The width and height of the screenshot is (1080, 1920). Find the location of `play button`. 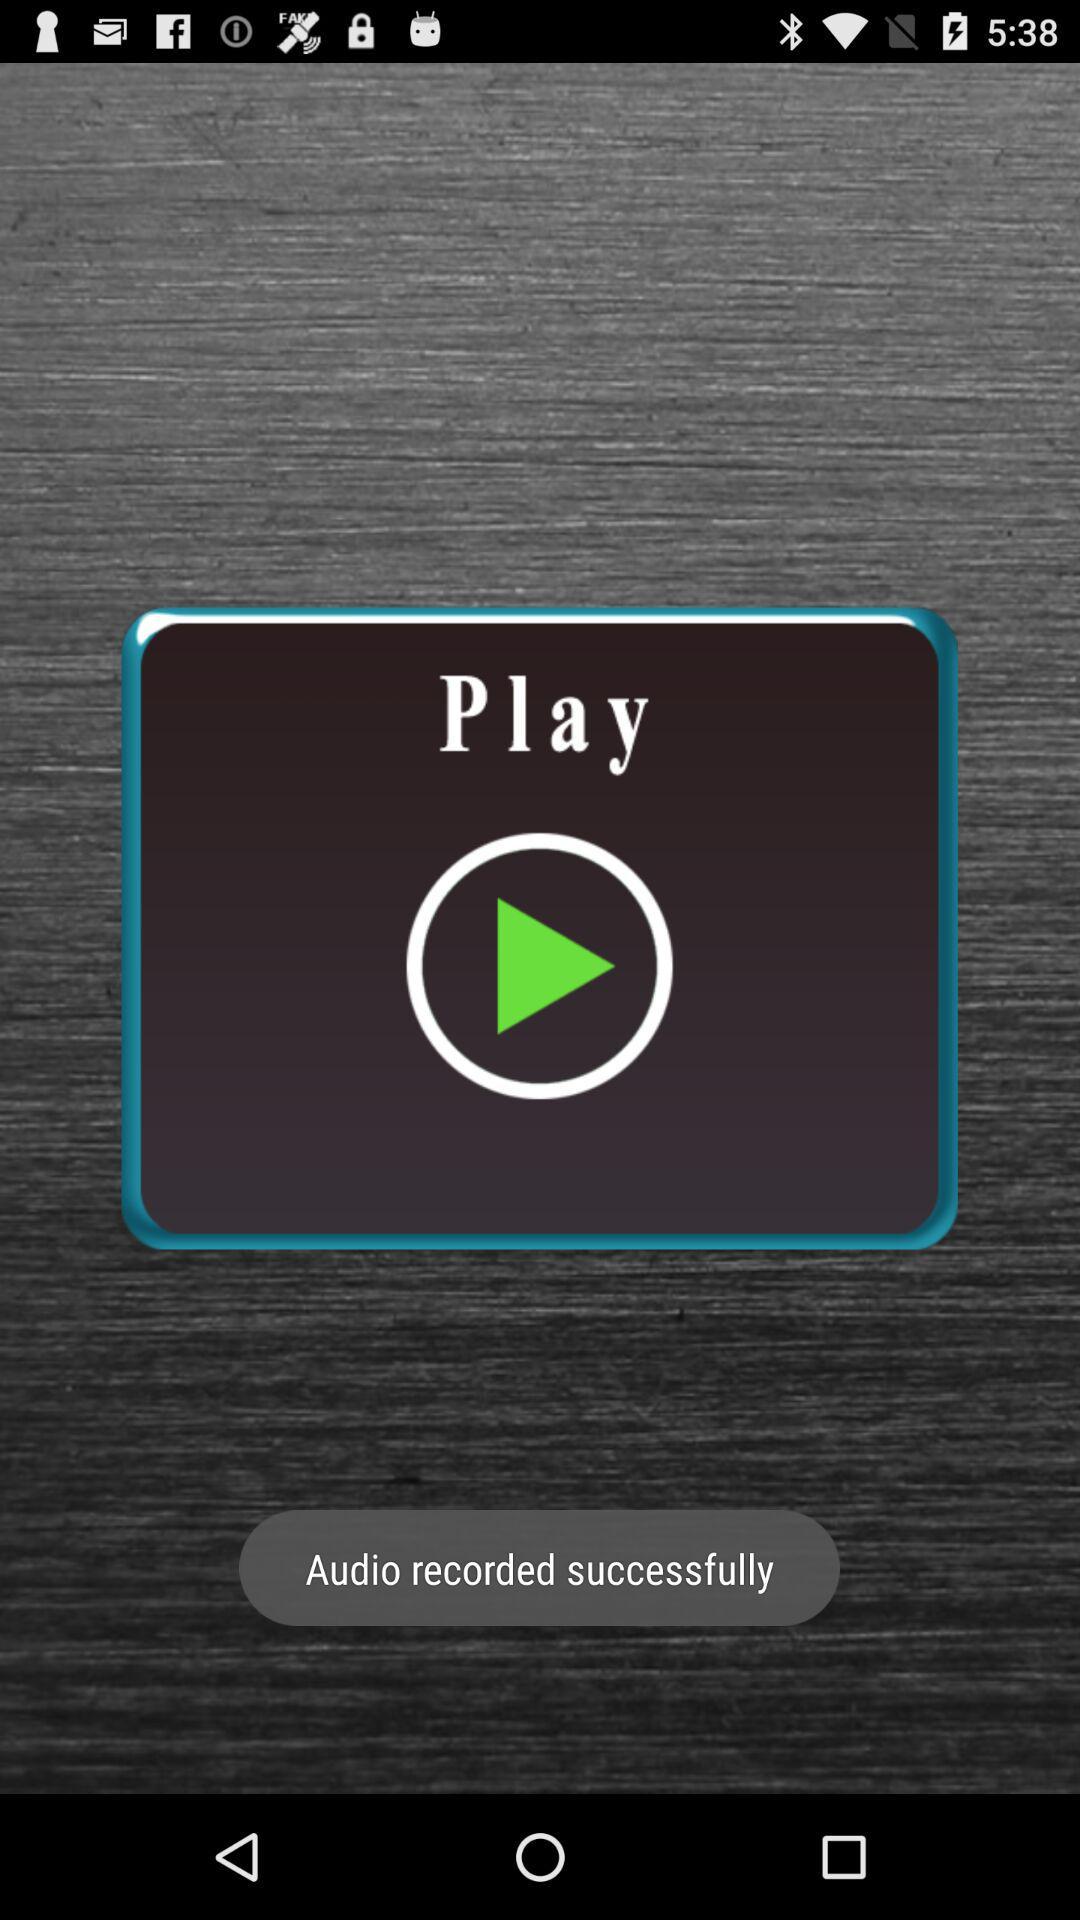

play button is located at coordinates (538, 927).